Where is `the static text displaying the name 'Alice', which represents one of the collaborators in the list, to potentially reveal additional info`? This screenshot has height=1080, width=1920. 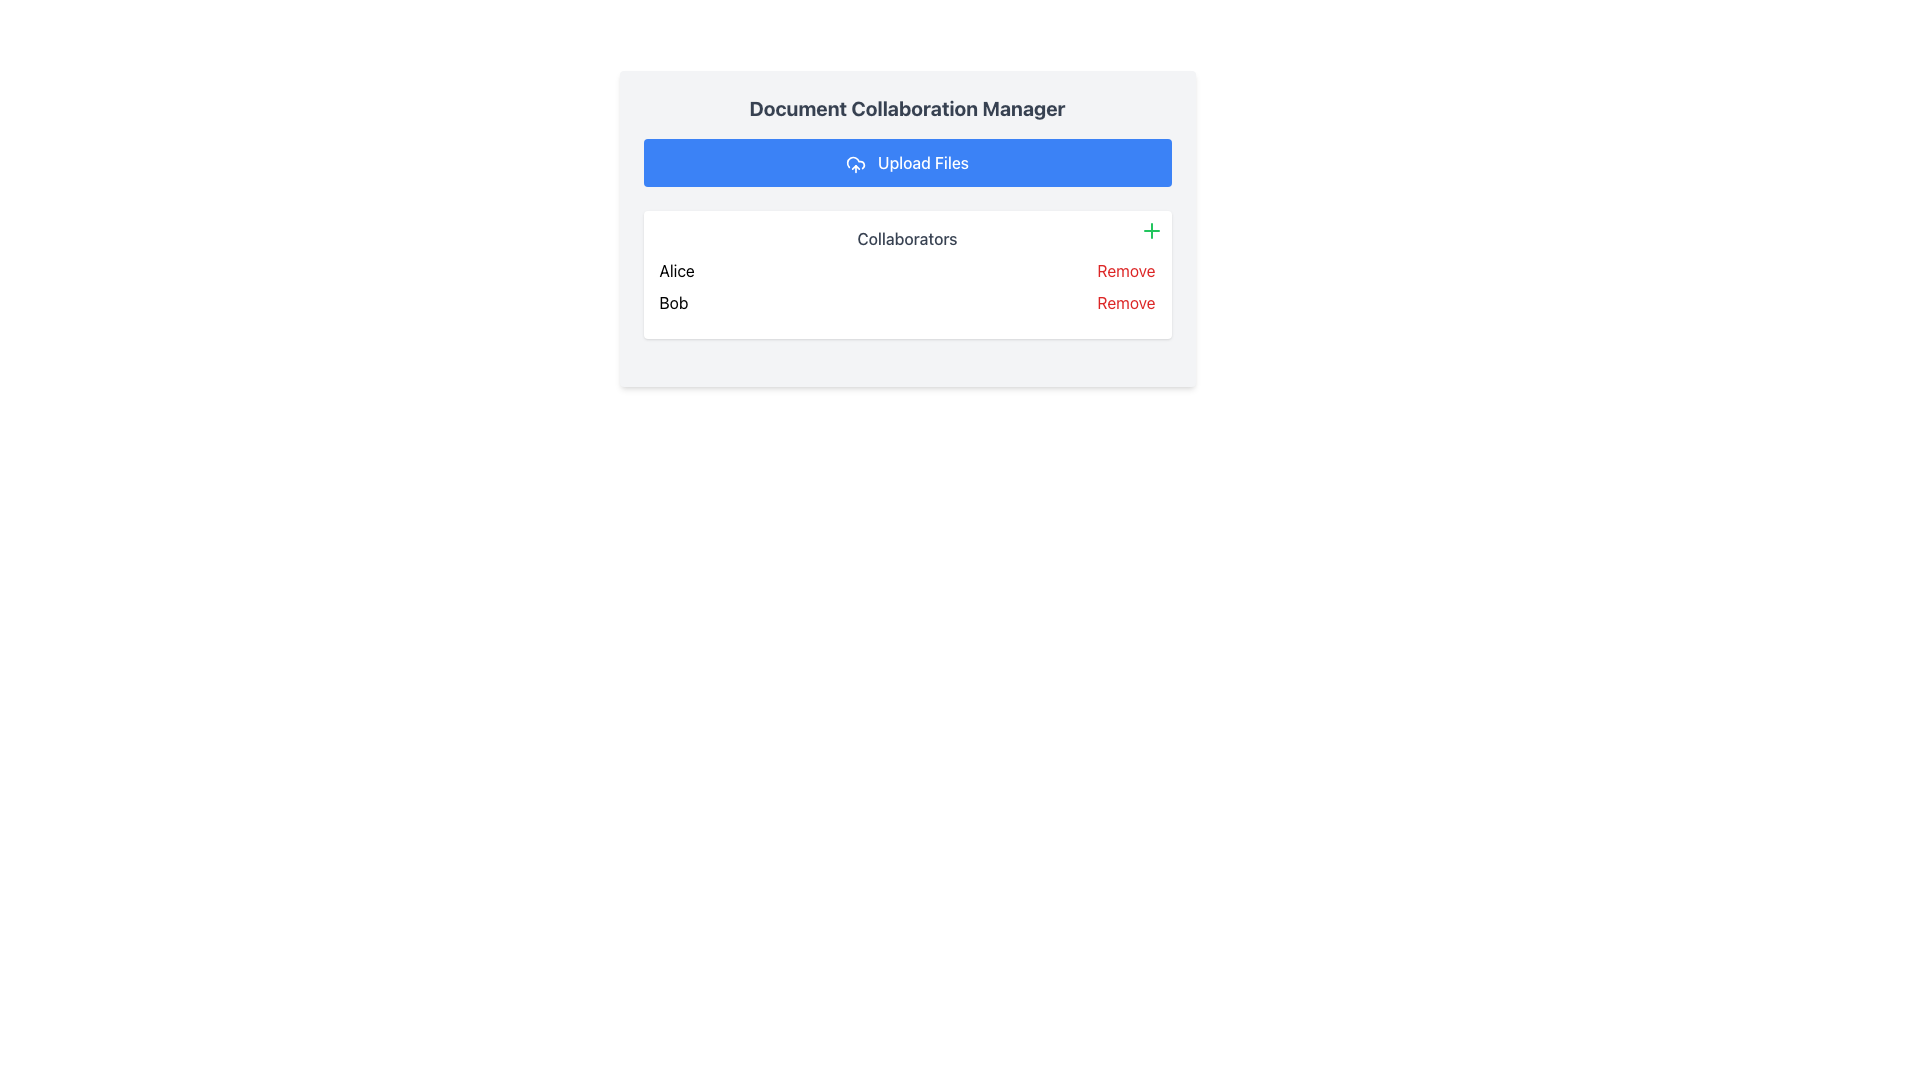 the static text displaying the name 'Alice', which represents one of the collaborators in the list, to potentially reveal additional info is located at coordinates (677, 270).